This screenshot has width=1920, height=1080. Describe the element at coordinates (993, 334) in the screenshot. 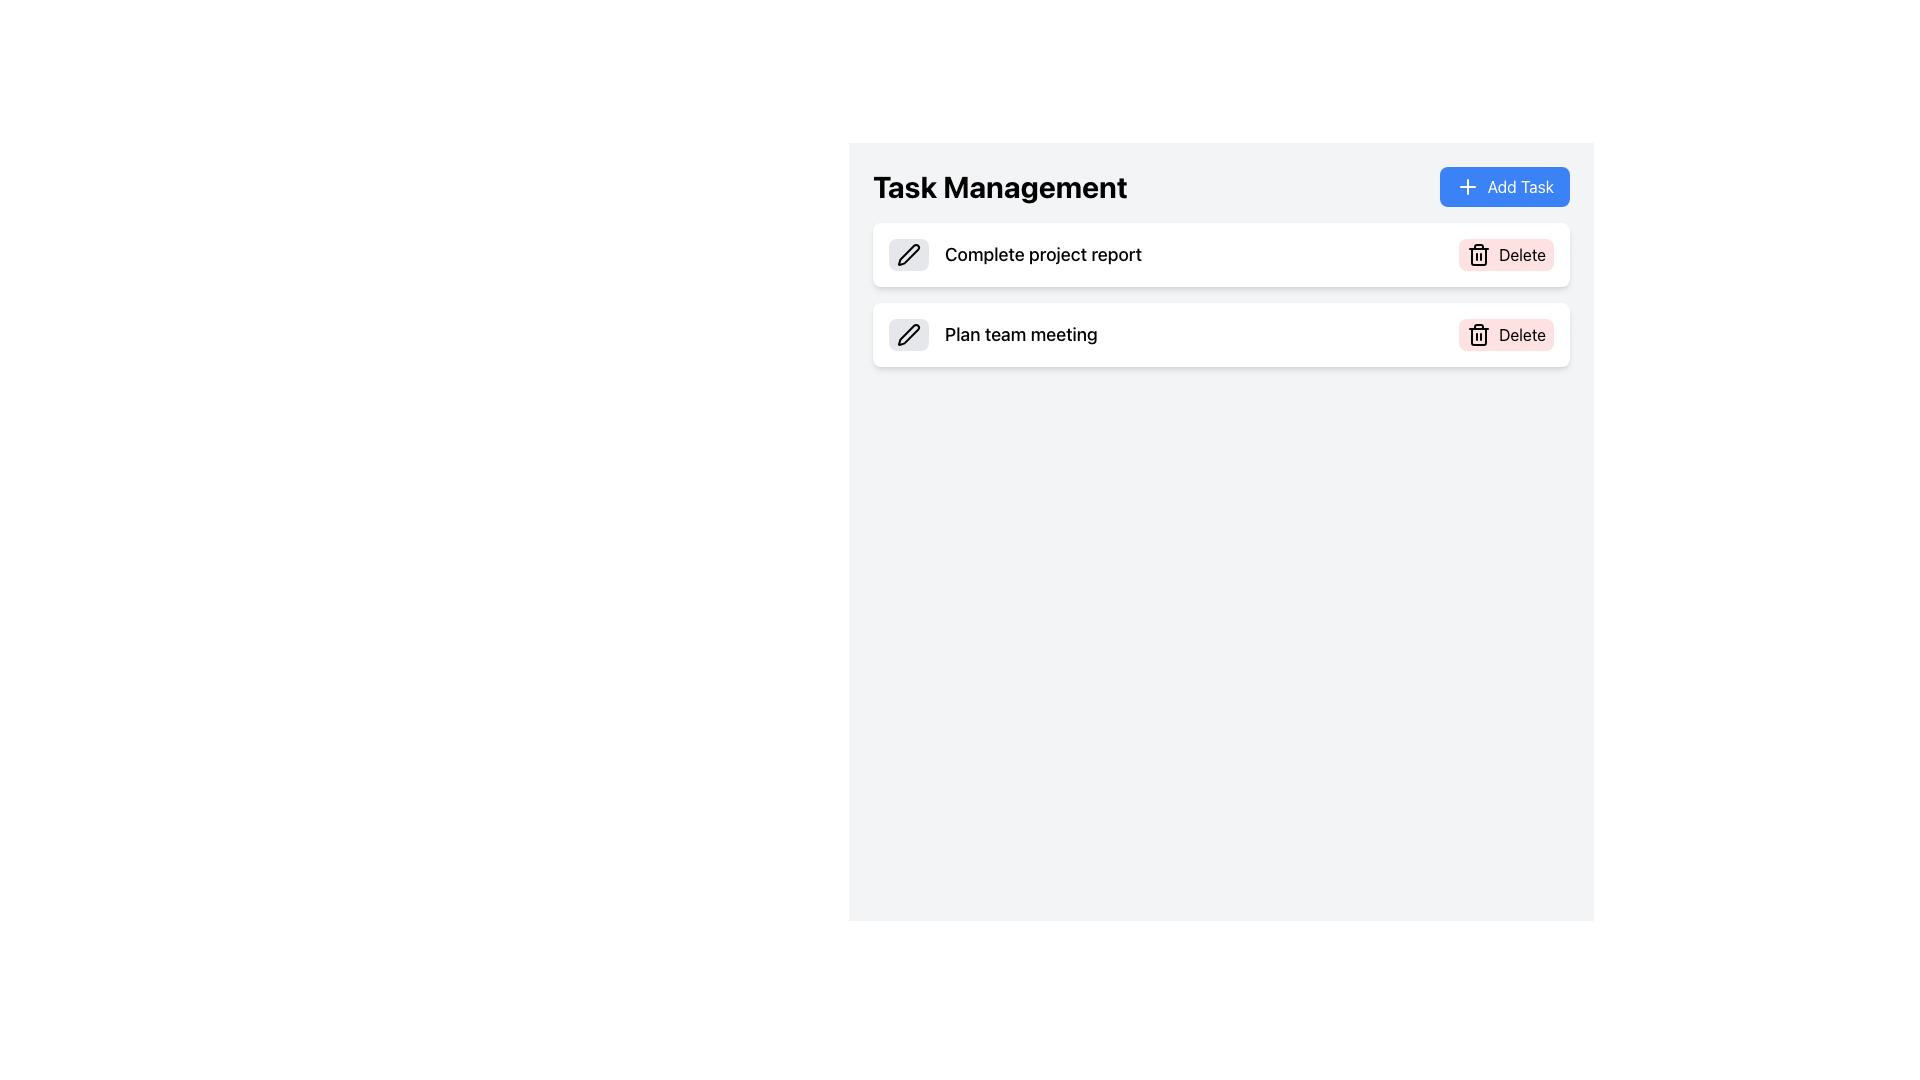

I see `the text label 'Plan team meeting', which is located within the second task card under the 'Task Management' header, aligned to the left and adjacent to a pen icon` at that location.